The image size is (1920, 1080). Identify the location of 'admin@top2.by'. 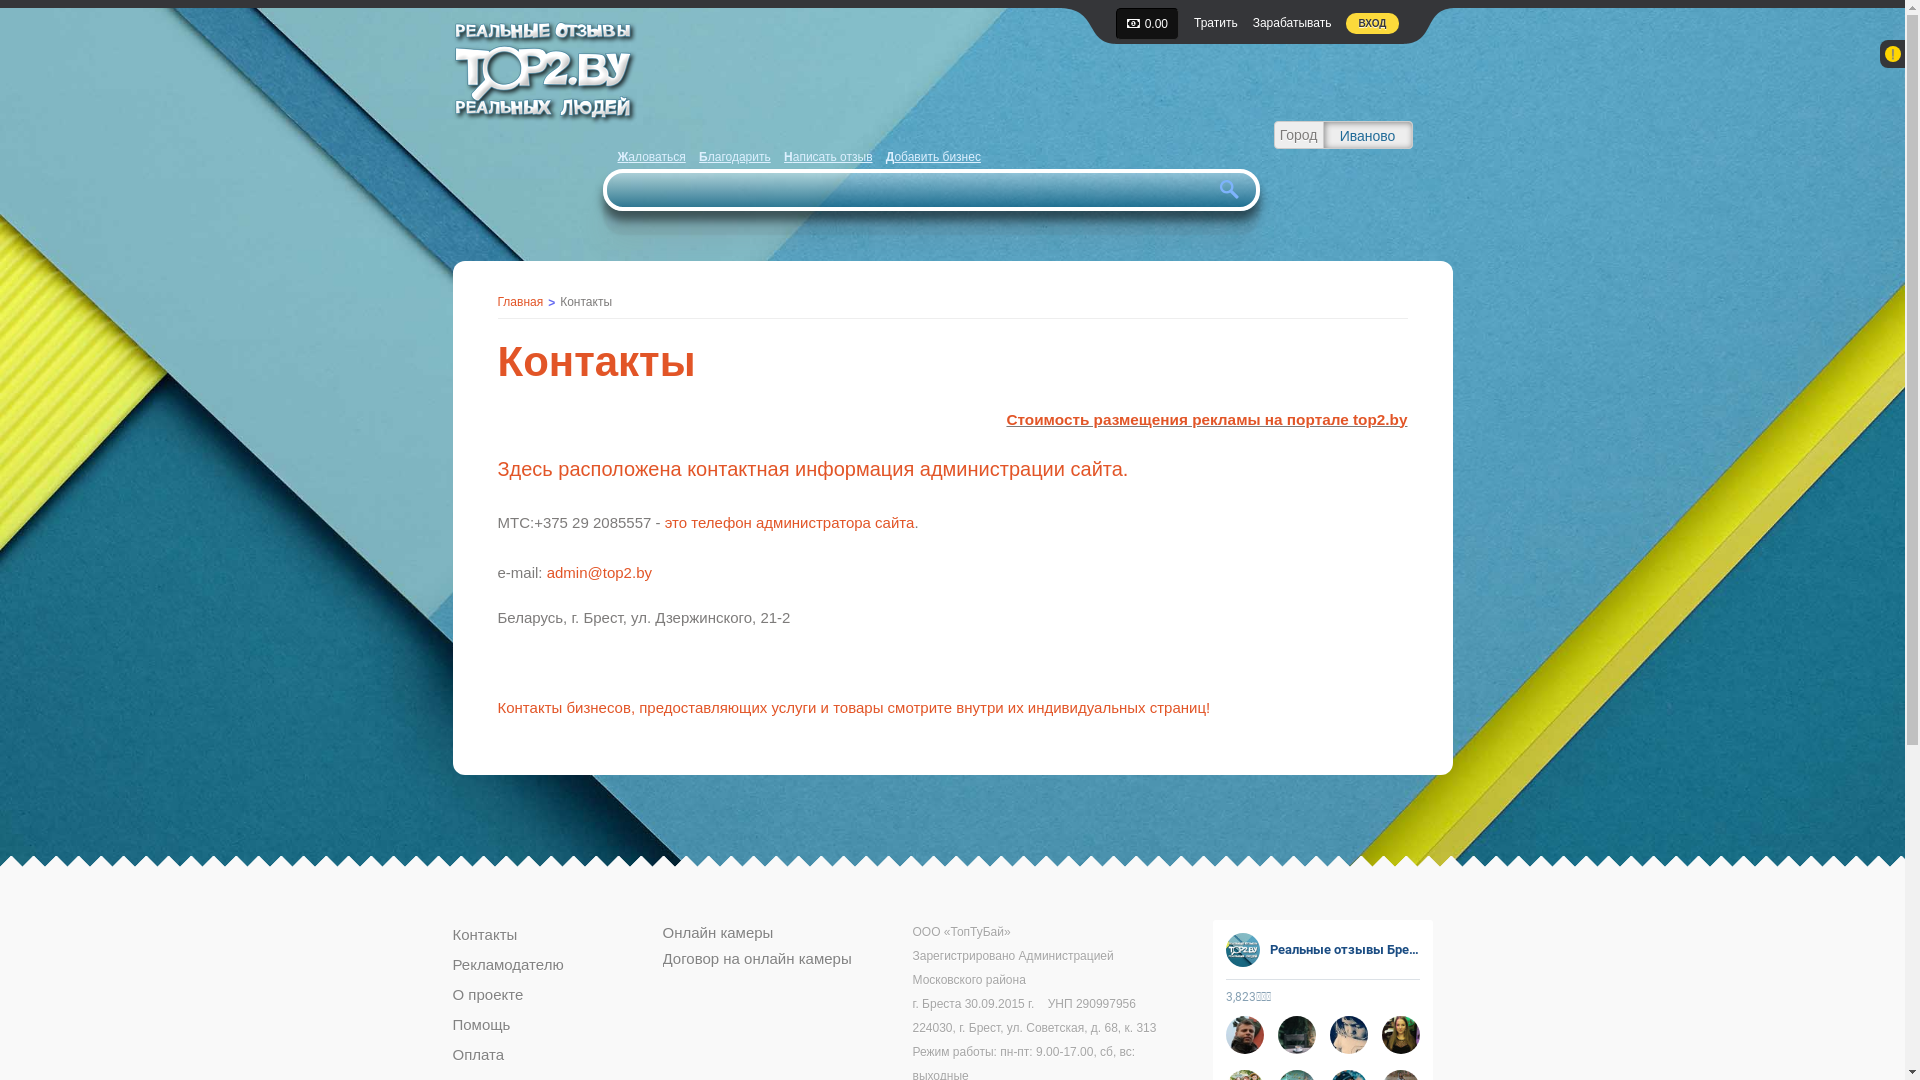
(598, 572).